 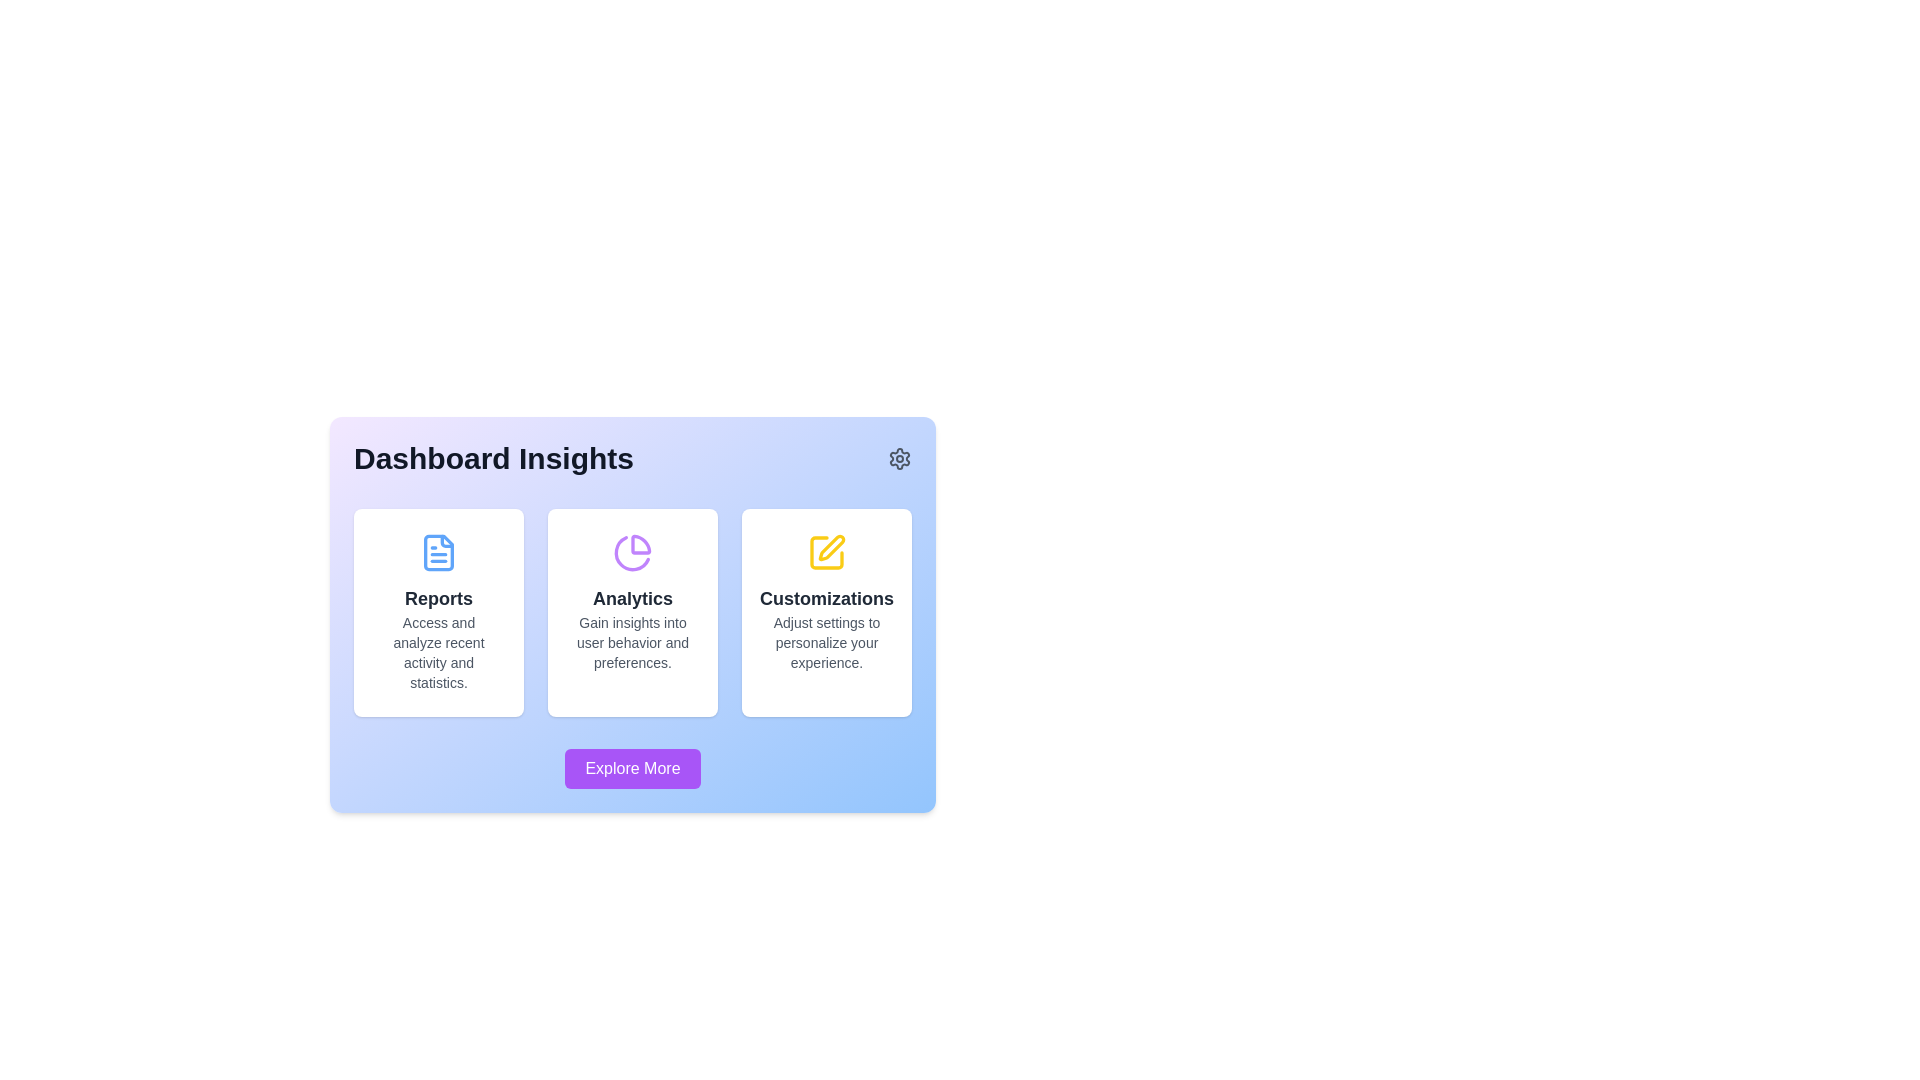 I want to click on the 'Analytics' icon, so click(x=632, y=552).